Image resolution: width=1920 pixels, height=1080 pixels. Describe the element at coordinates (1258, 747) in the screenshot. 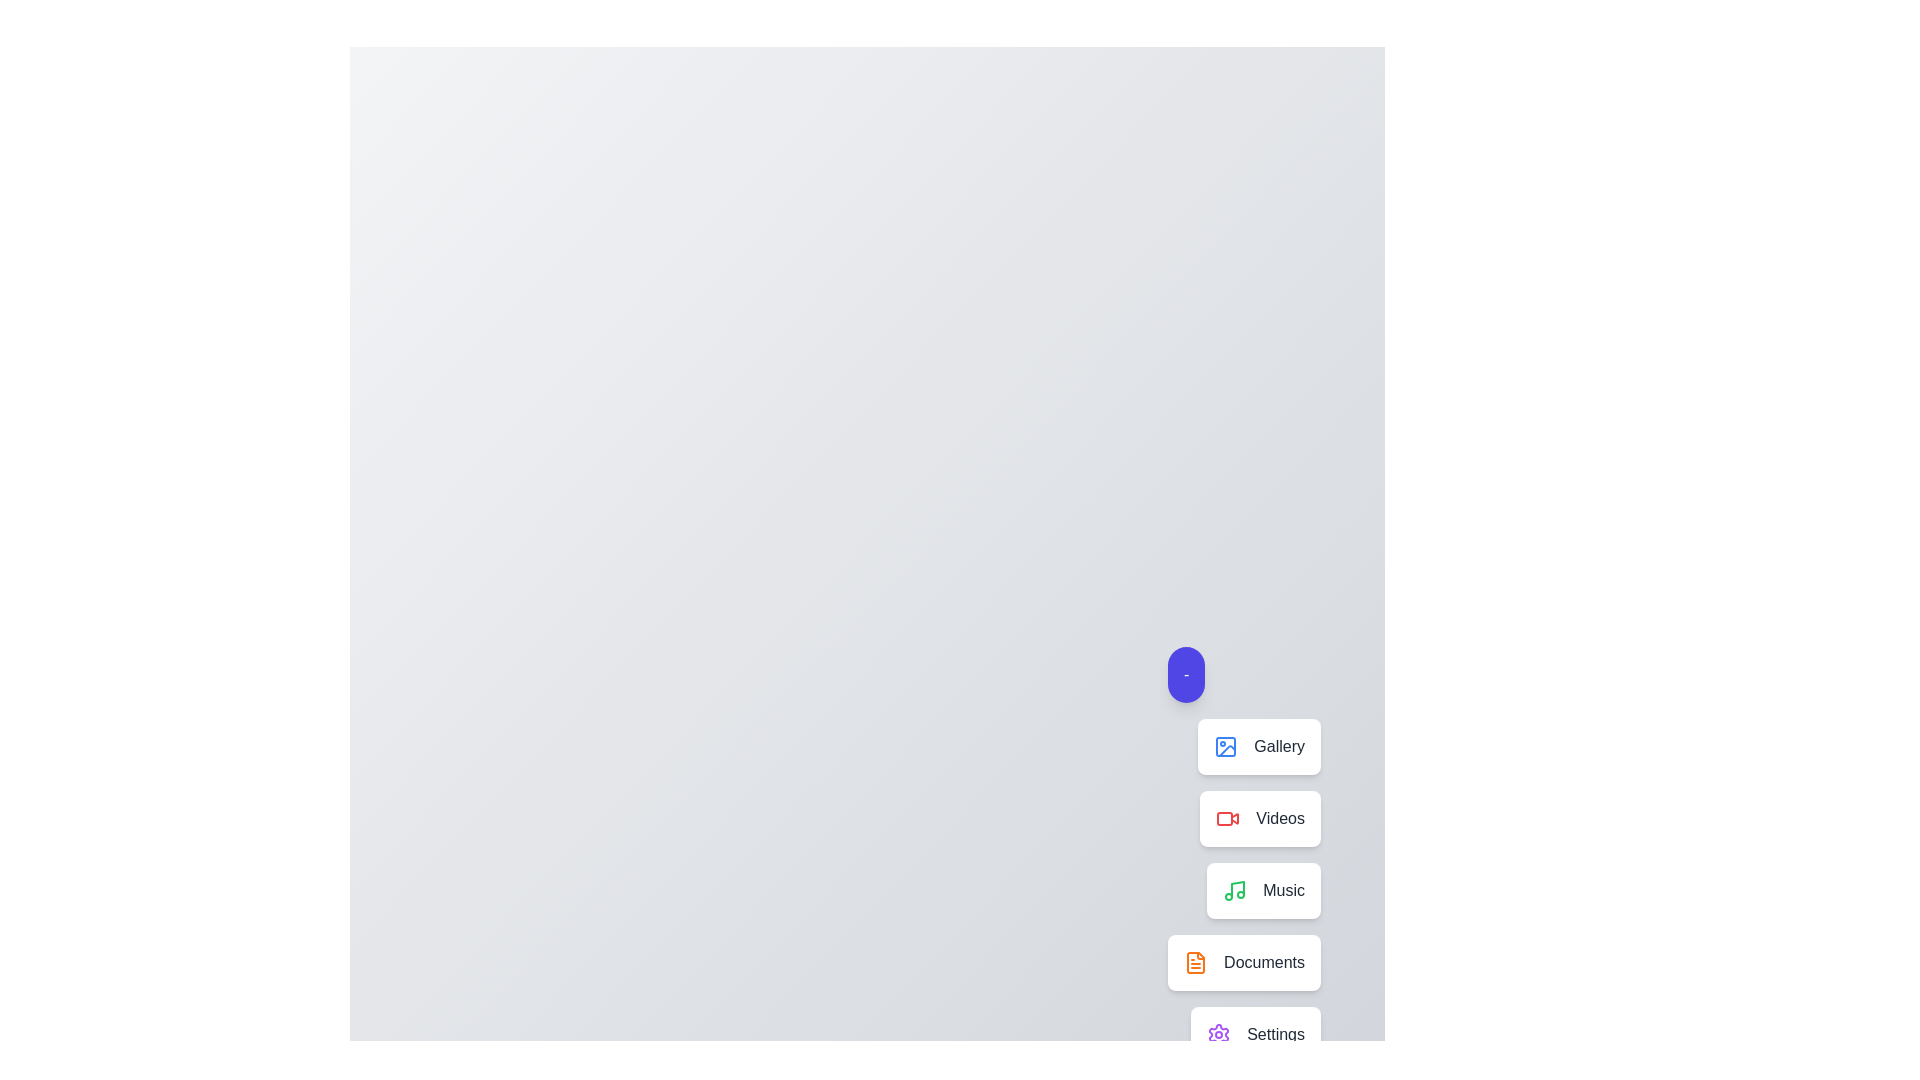

I see `the menu item labeled 'Gallery' to observe its hover animation` at that location.